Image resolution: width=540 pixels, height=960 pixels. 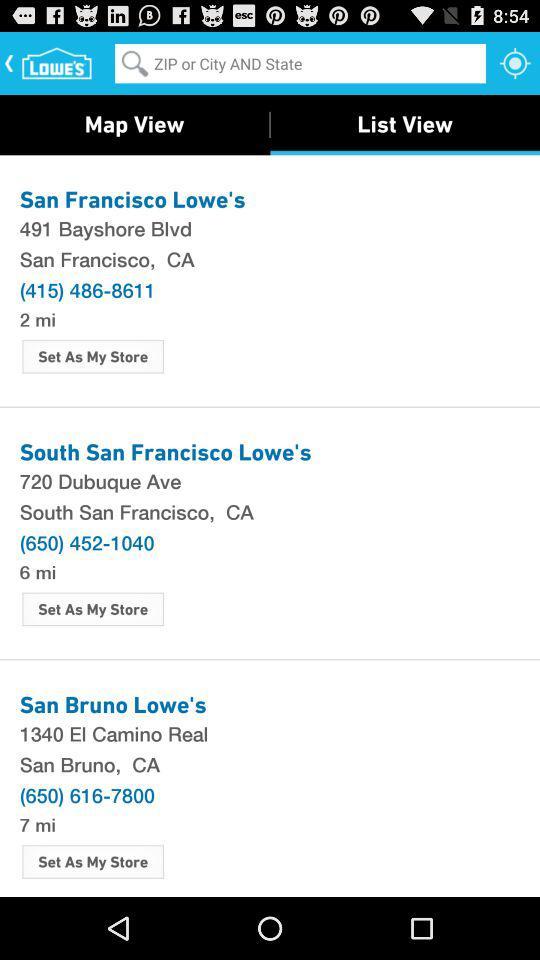 What do you see at coordinates (86, 542) in the screenshot?
I see `the icon below the south san francisco item` at bounding box center [86, 542].